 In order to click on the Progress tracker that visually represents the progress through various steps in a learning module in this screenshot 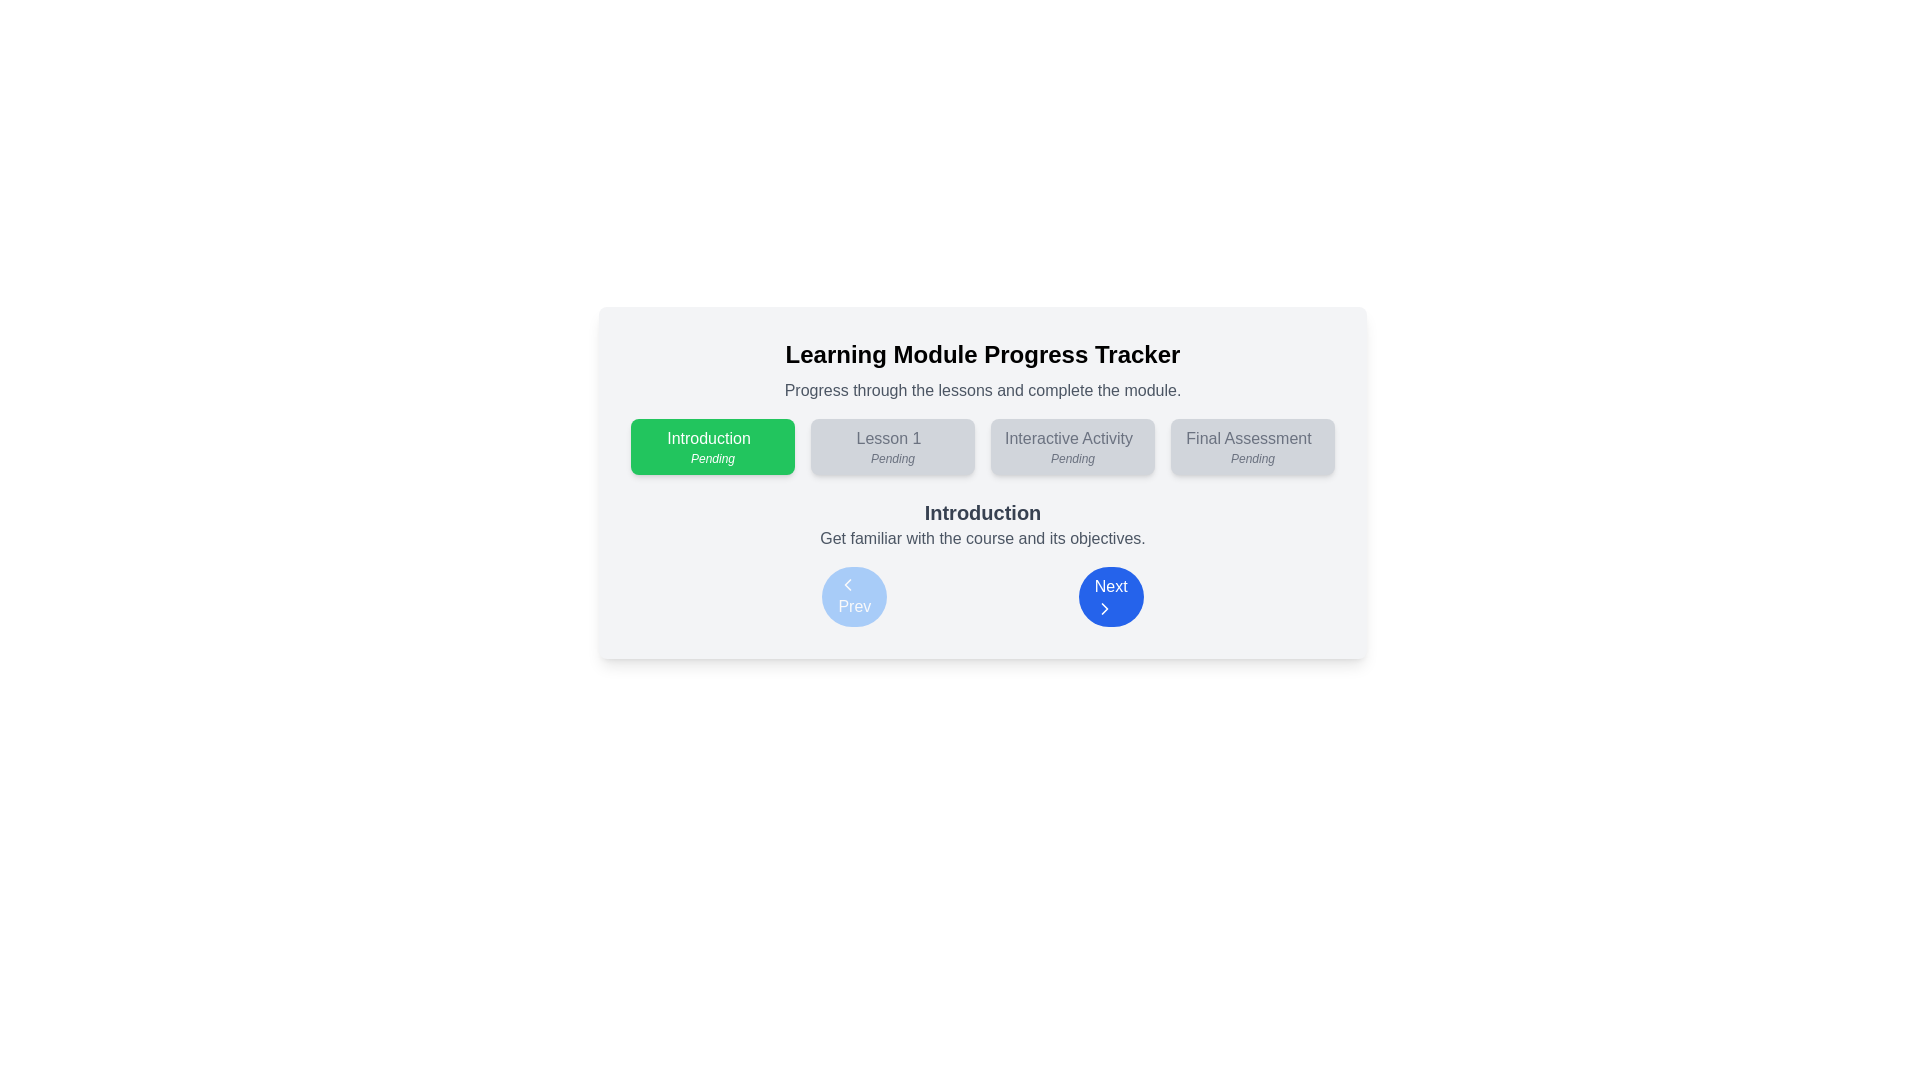, I will do `click(983, 446)`.